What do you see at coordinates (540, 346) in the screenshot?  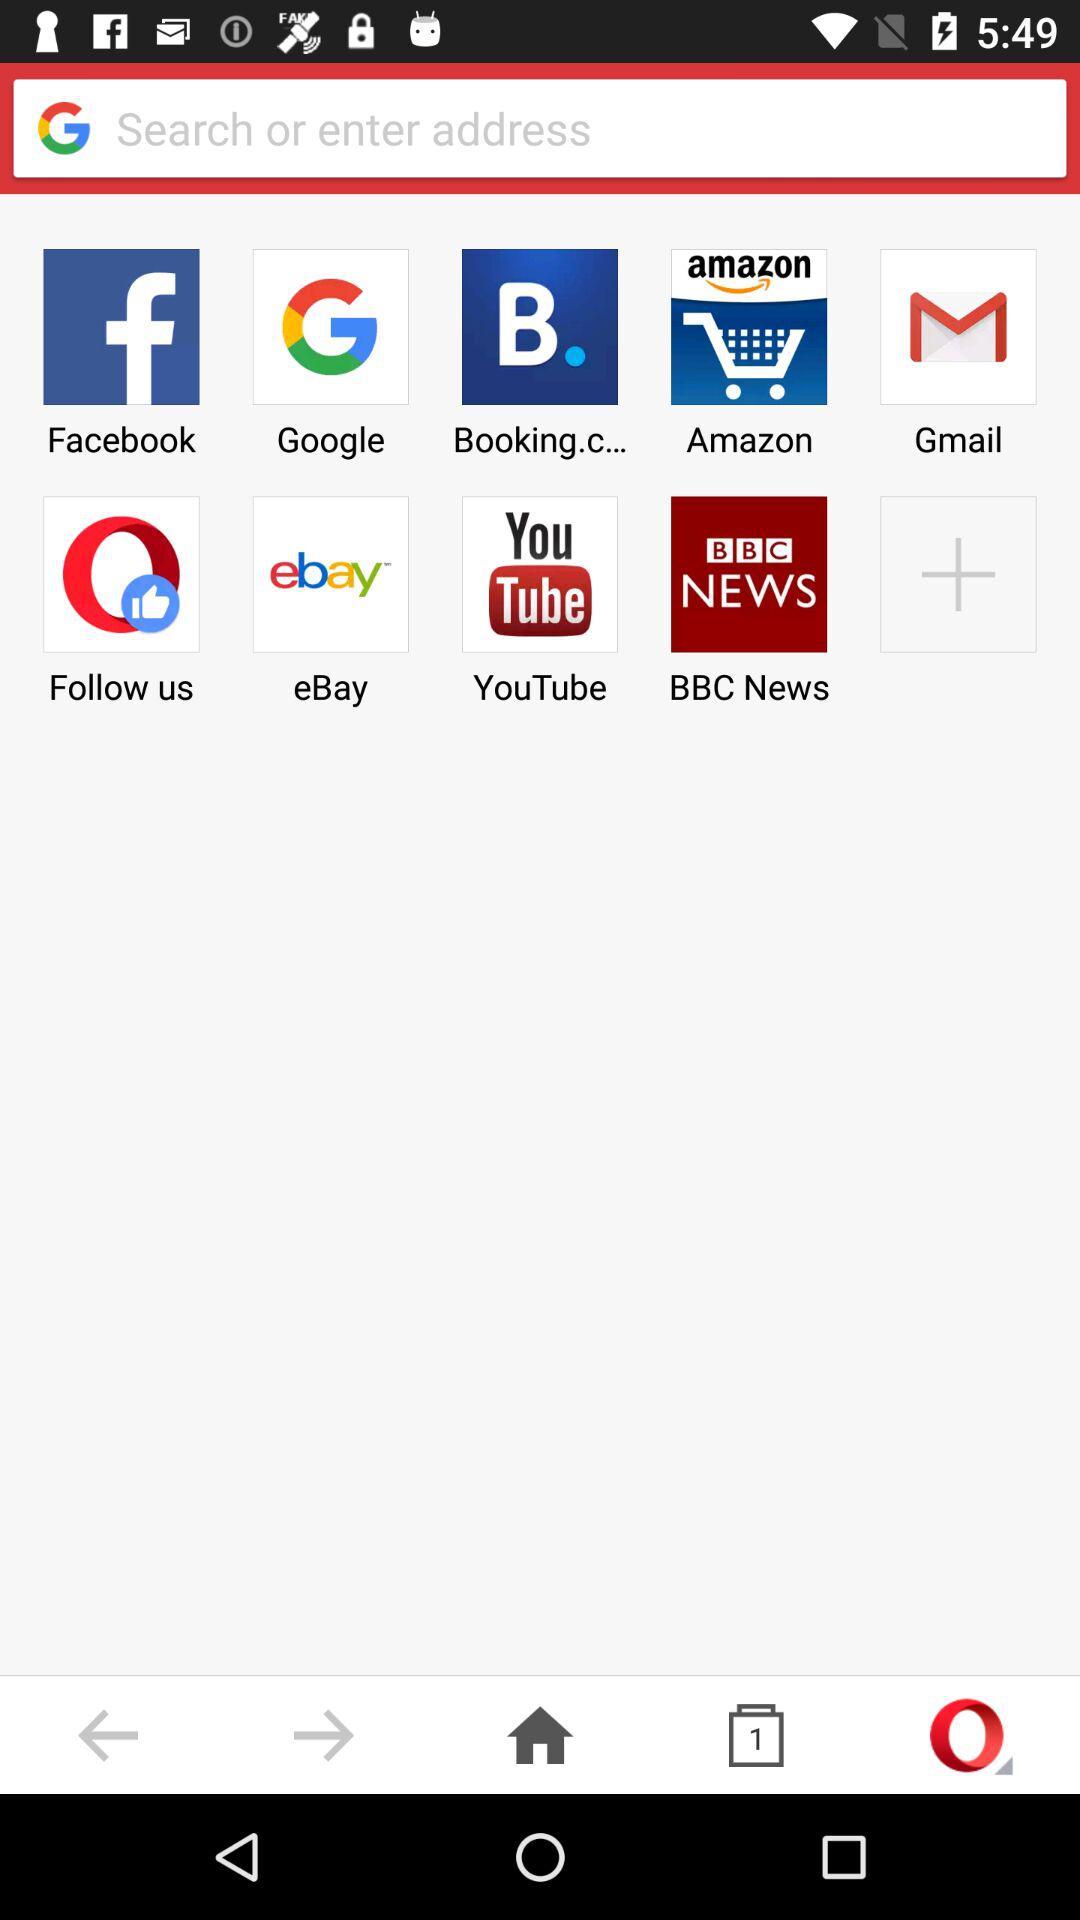 I see `the item next to the google item` at bounding box center [540, 346].